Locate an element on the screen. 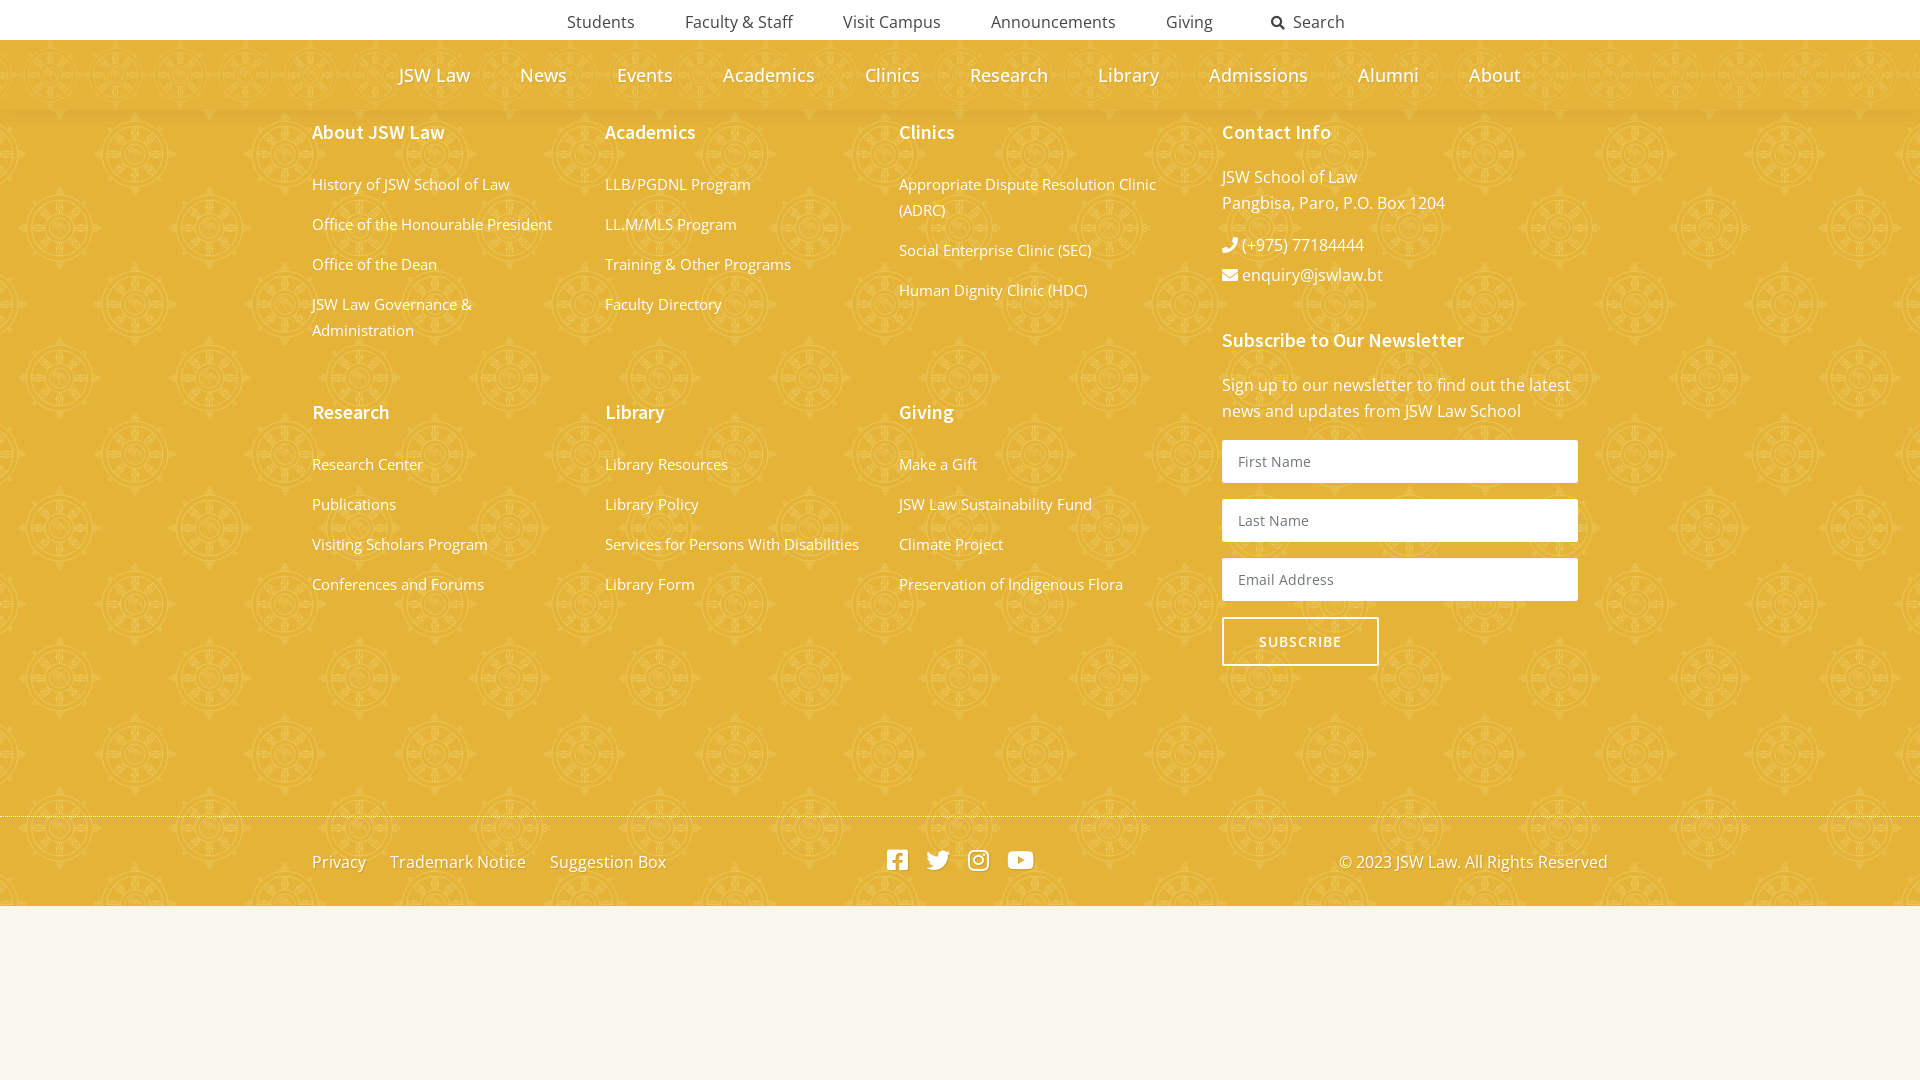 This screenshot has width=1920, height=1080. 'Search' is located at coordinates (1307, 22).